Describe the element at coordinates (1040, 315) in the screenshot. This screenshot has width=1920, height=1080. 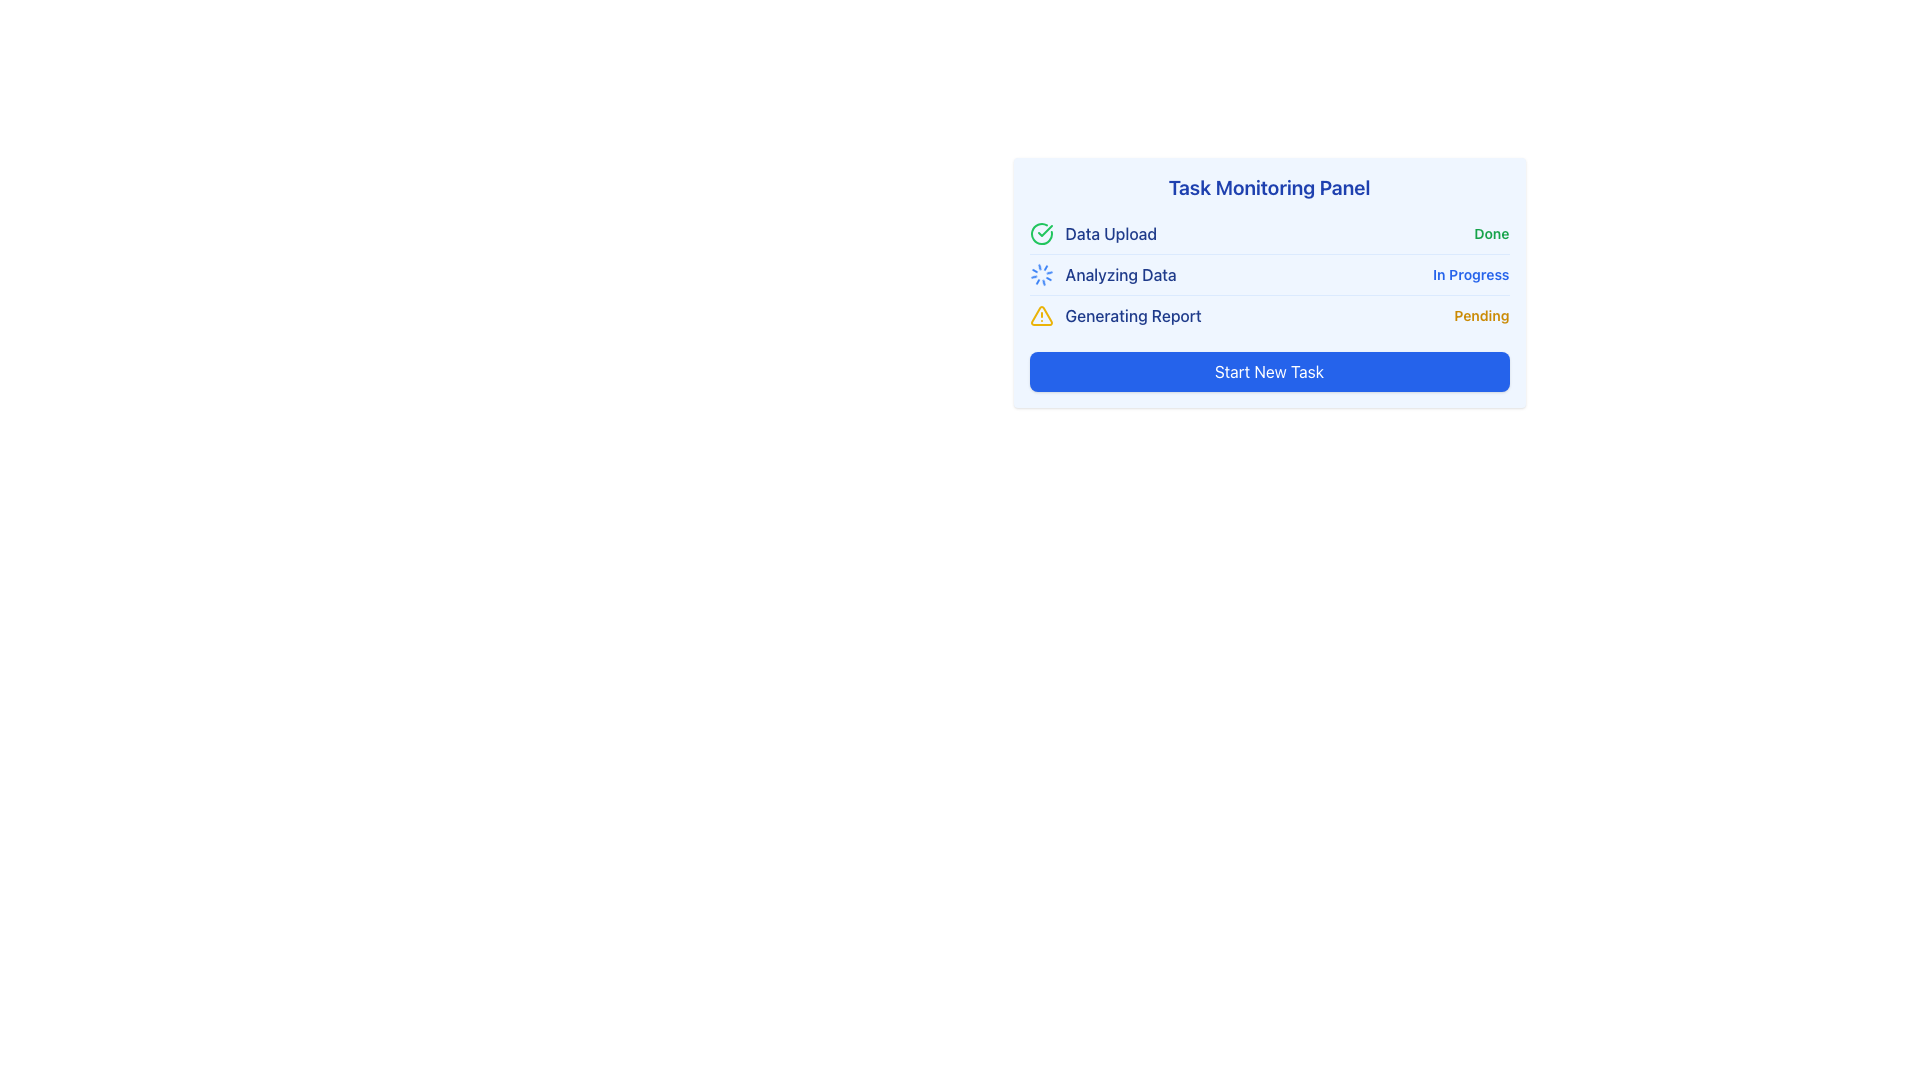
I see `the warning icon located to the left of the text 'Generating Report' in the task monitoring panel` at that location.